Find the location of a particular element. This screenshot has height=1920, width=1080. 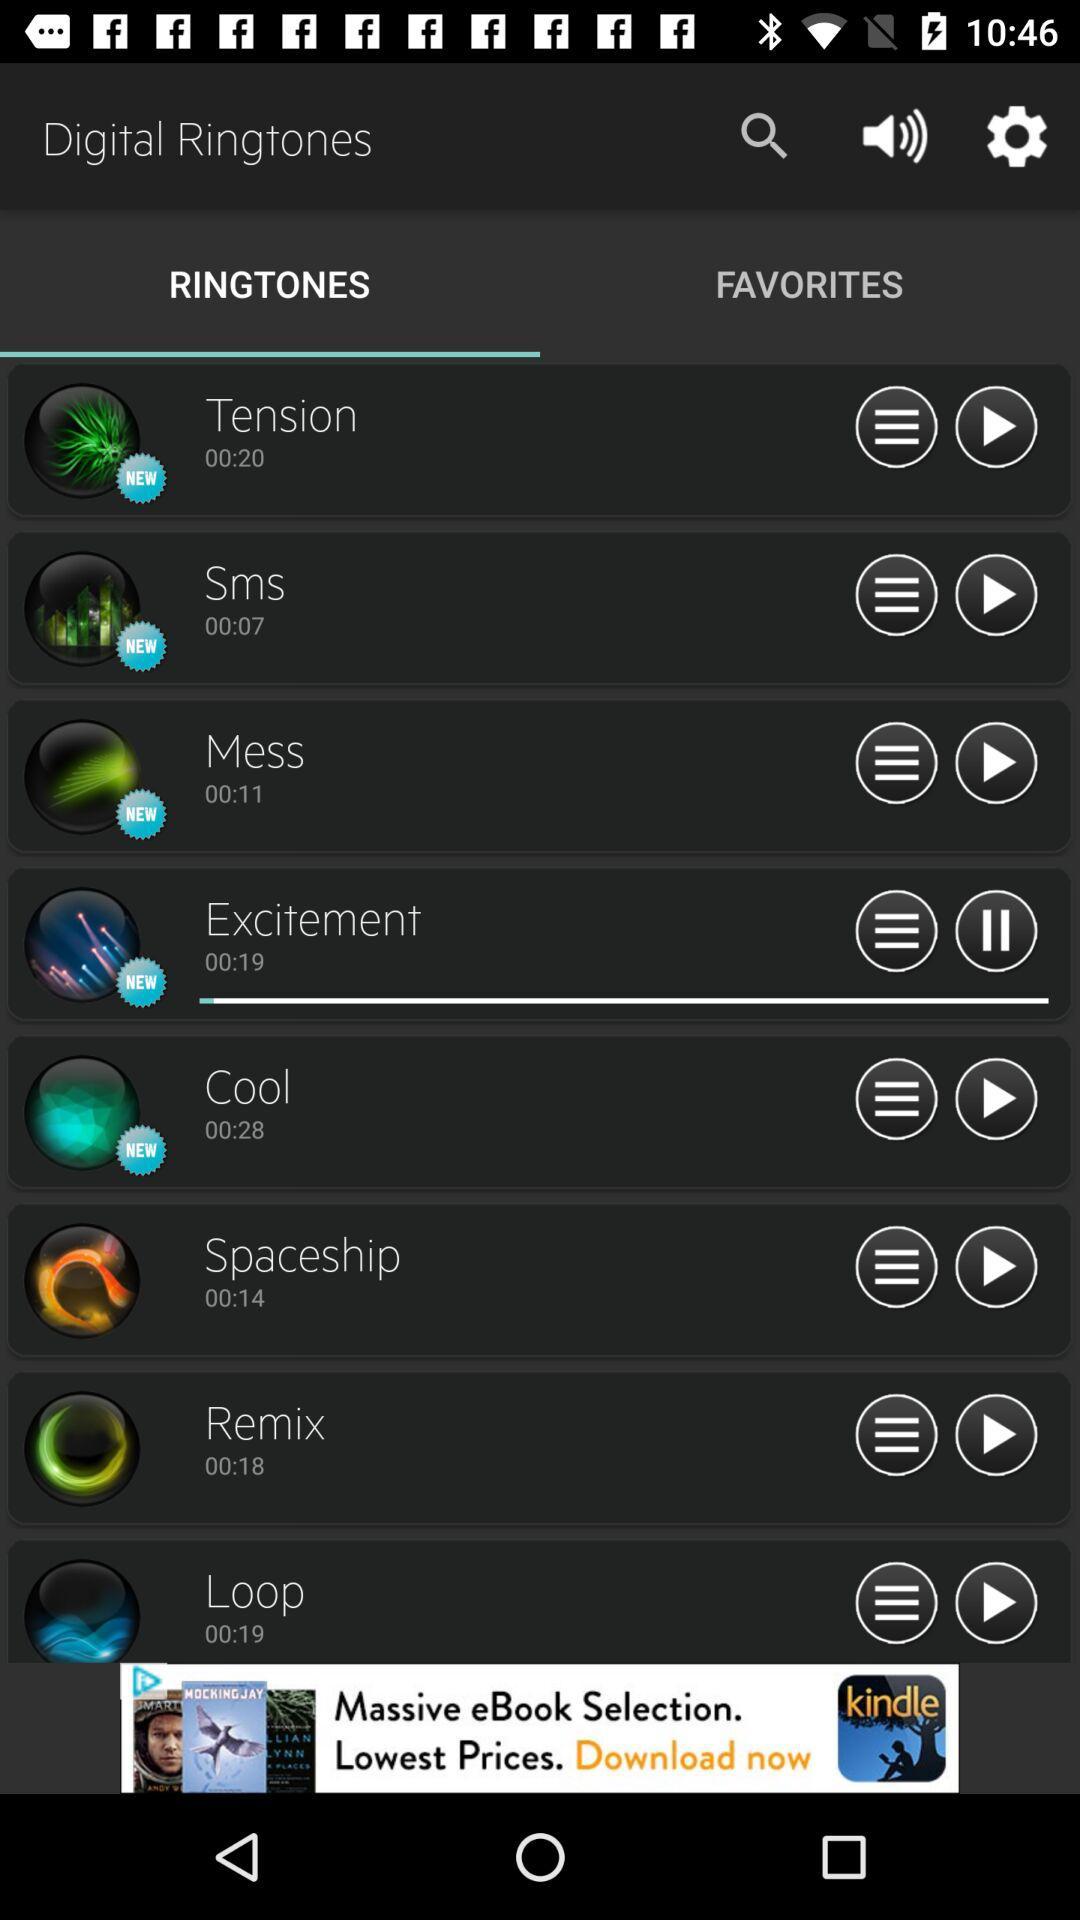

ringtone is located at coordinates (995, 595).